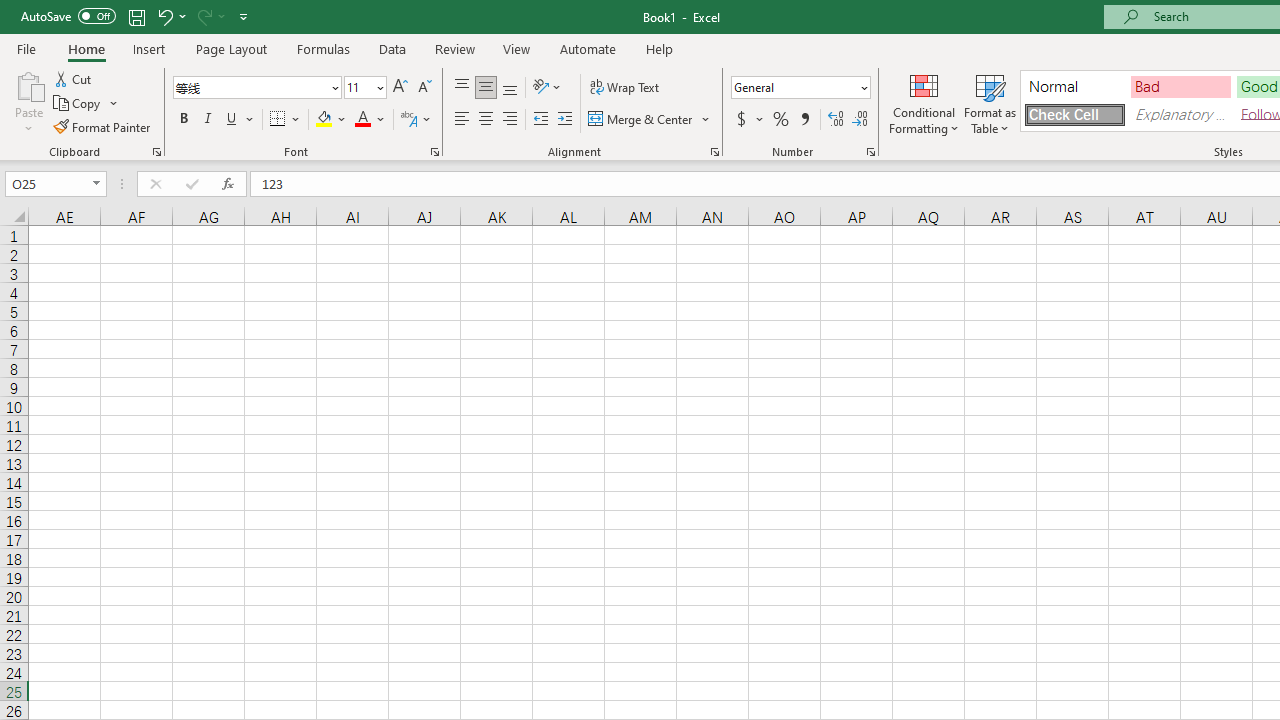  What do you see at coordinates (324, 119) in the screenshot?
I see `'Fill Color RGB(255, 255, 0)'` at bounding box center [324, 119].